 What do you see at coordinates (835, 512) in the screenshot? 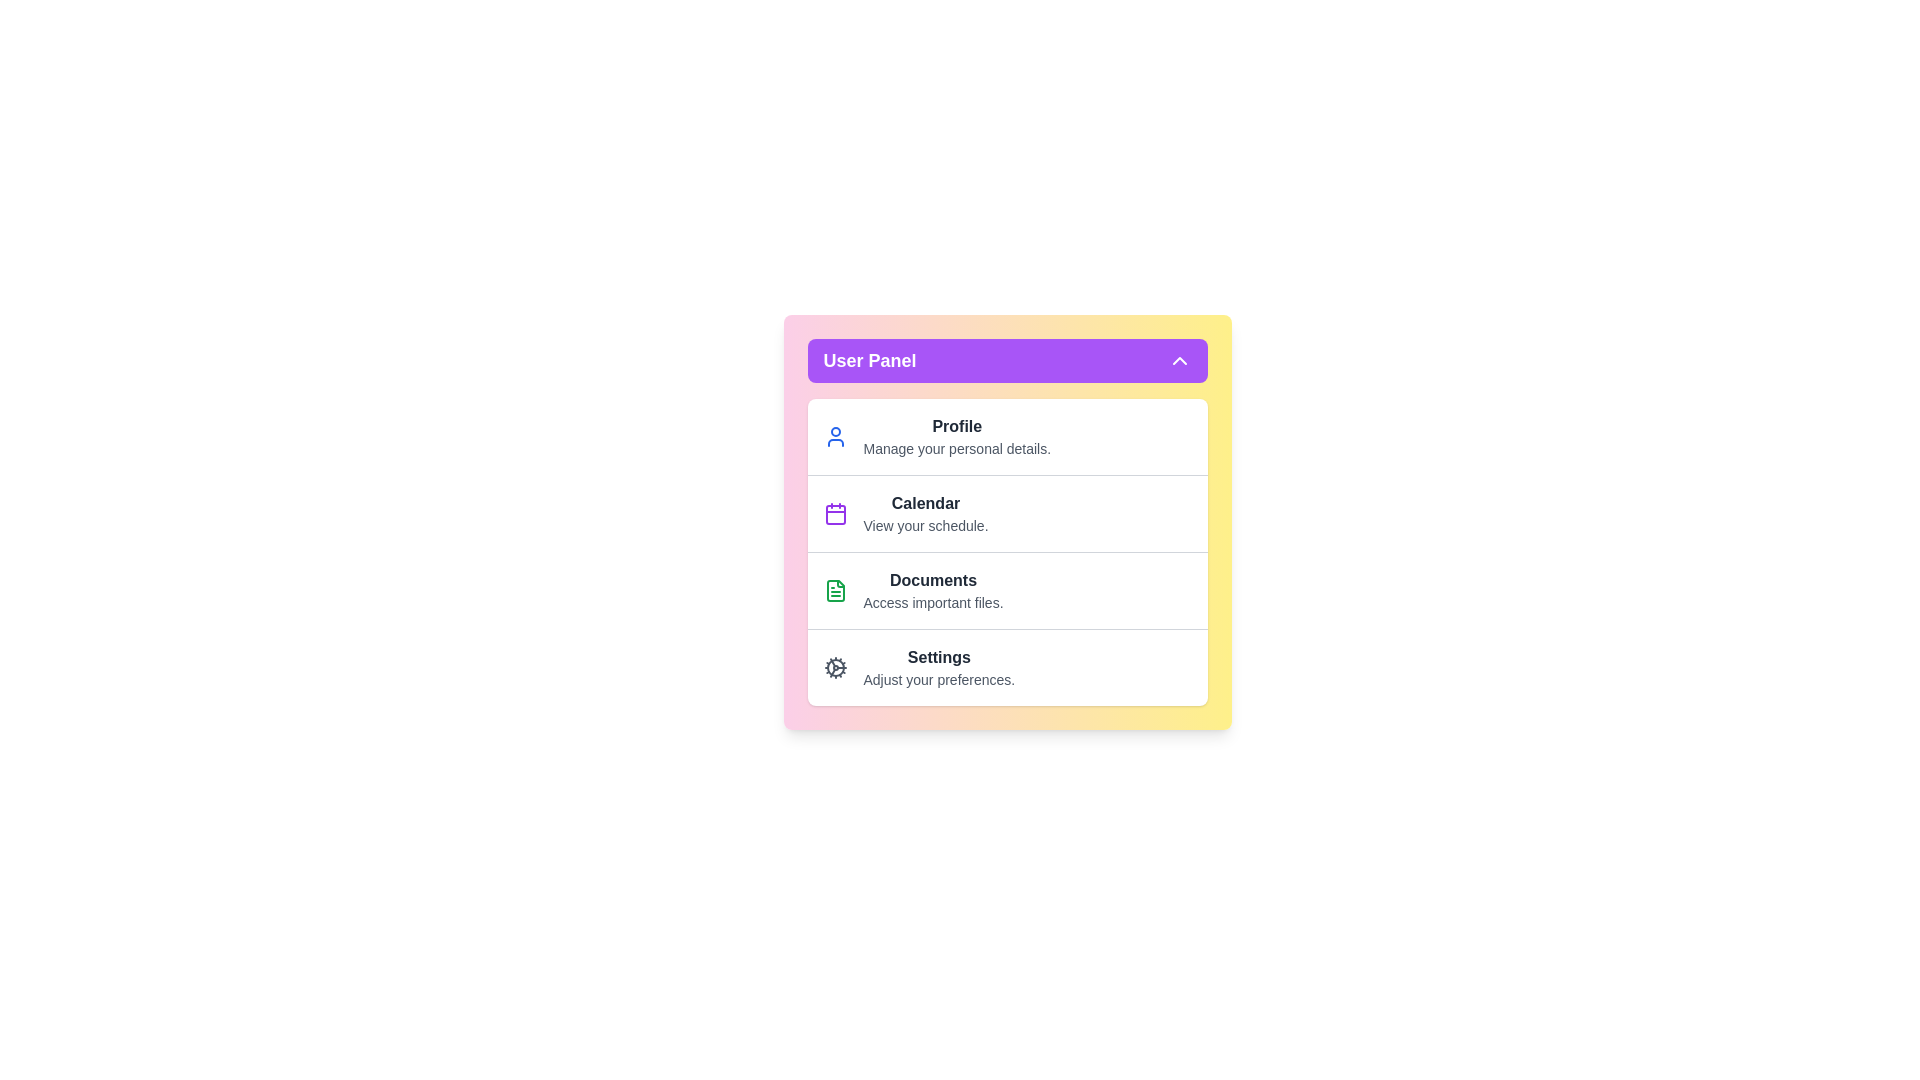
I see `the calendar icon located in the 'Calendar' section` at bounding box center [835, 512].